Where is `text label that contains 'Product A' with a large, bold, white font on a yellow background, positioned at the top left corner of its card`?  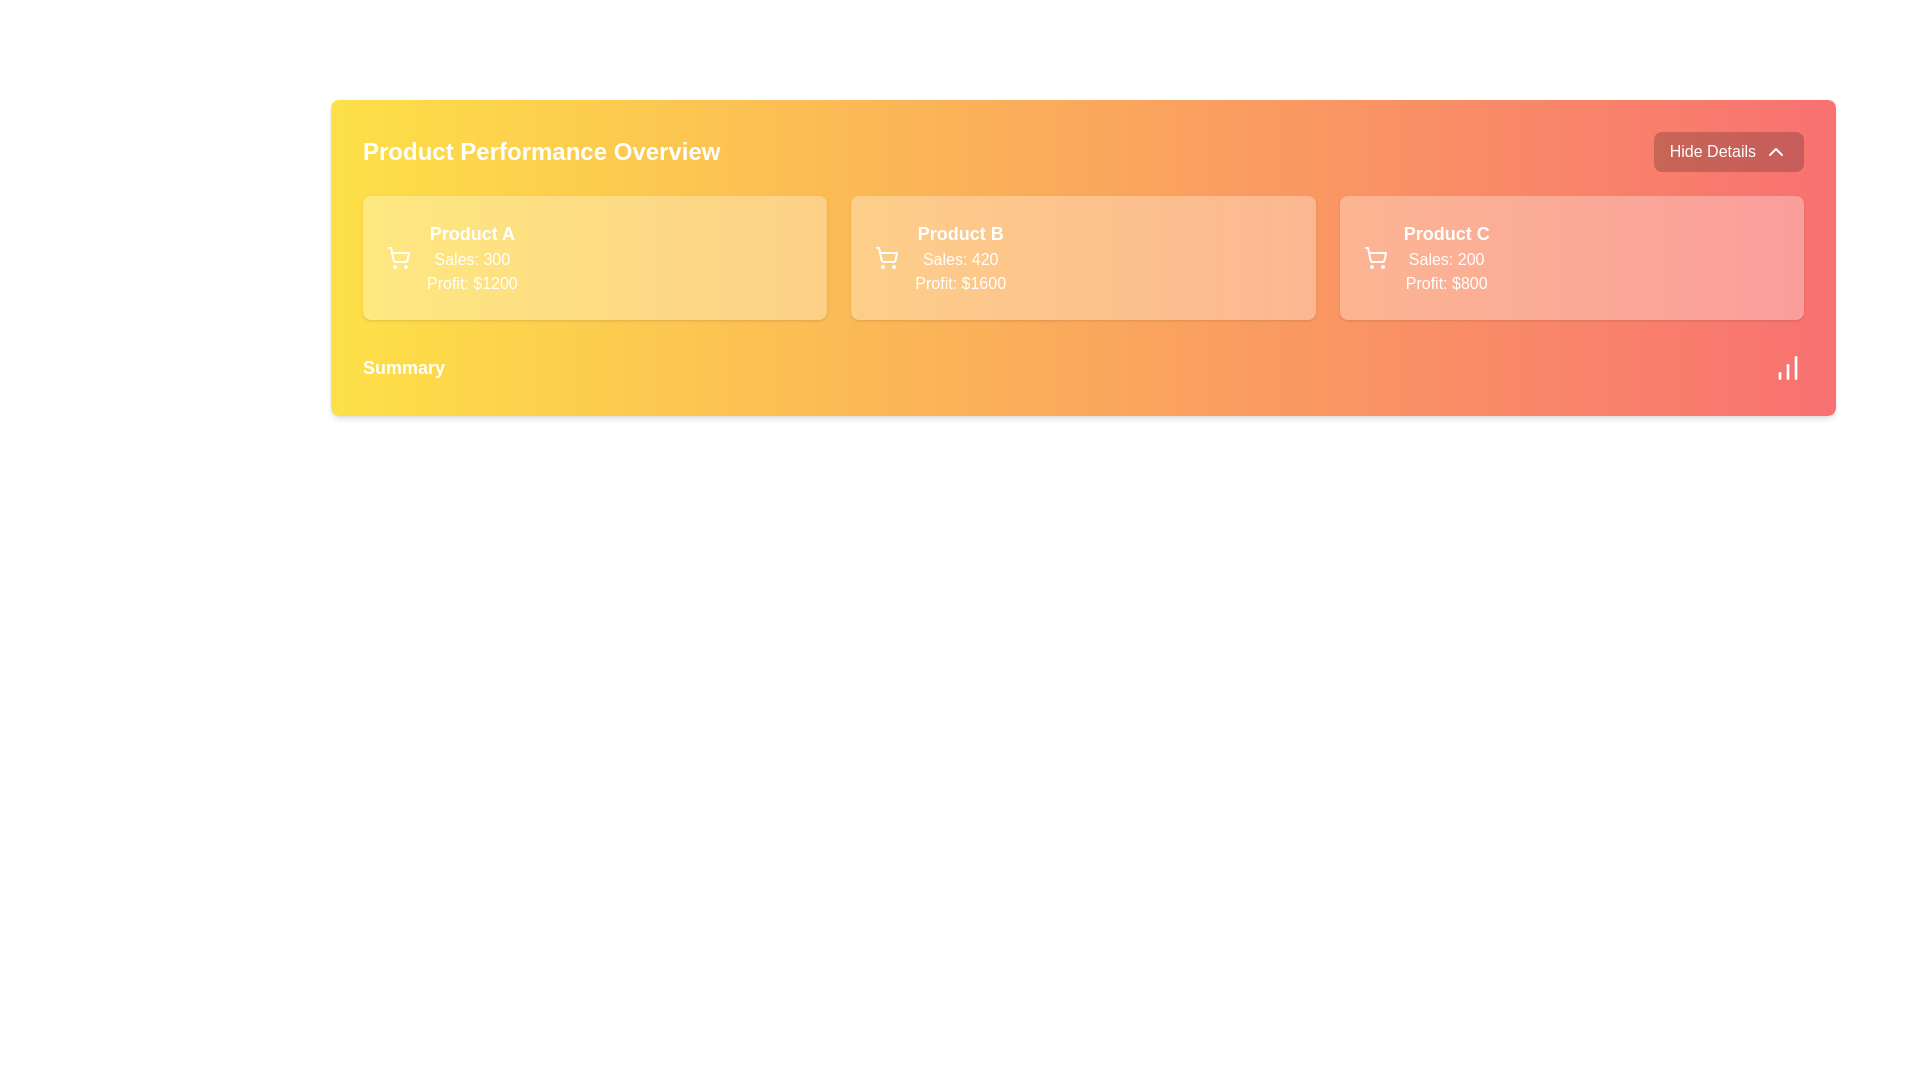
text label that contains 'Product A' with a large, bold, white font on a yellow background, positioned at the top left corner of its card is located at coordinates (471, 233).